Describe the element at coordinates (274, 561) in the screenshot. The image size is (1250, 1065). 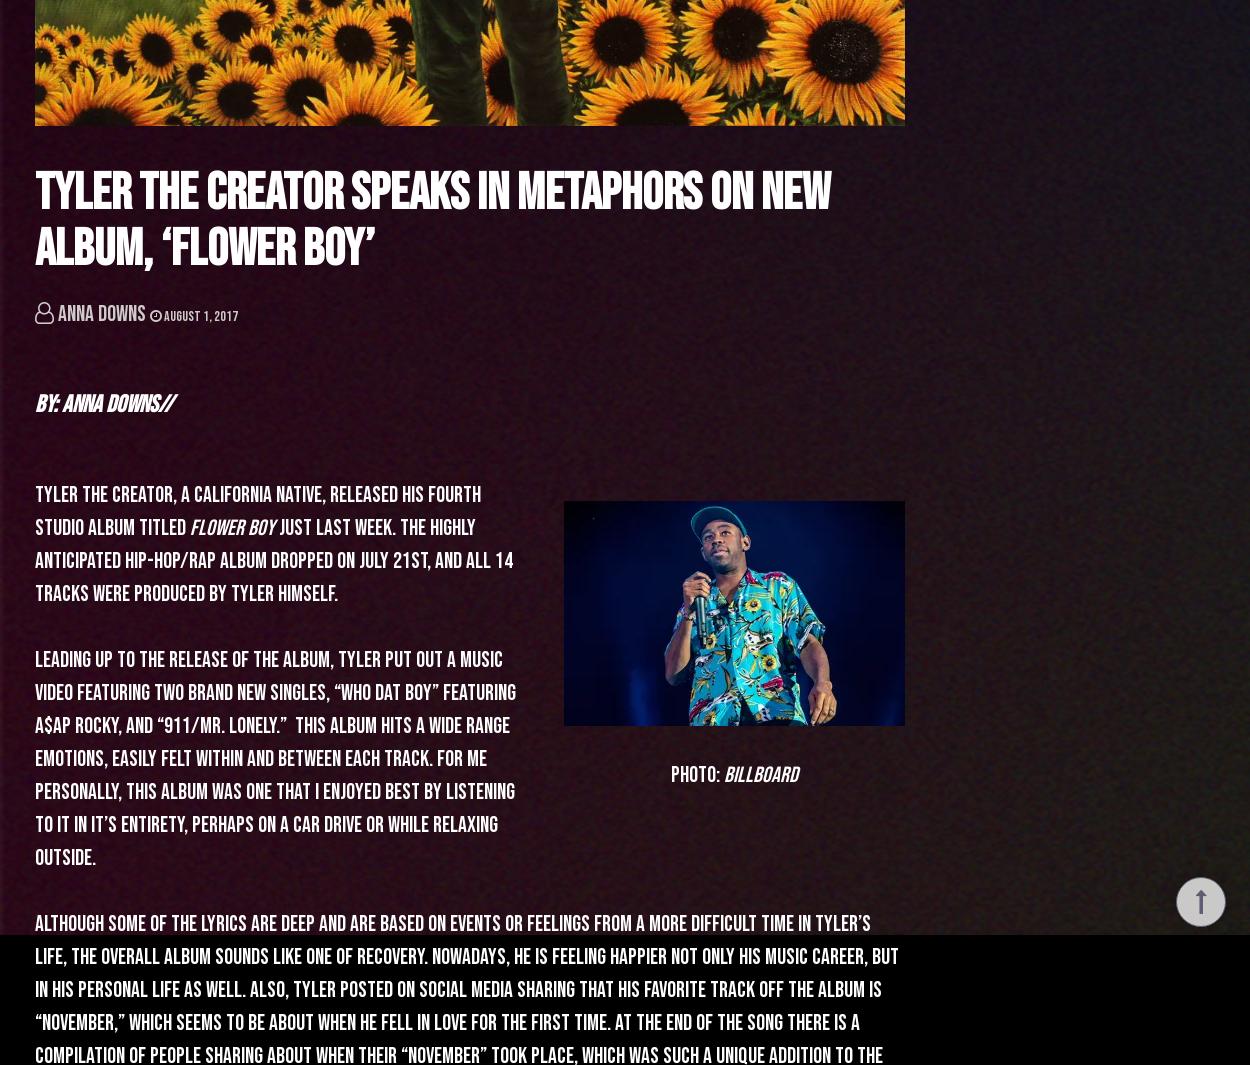
I see `'just last week. The highly anticipated hip-hop/rap album dropped on July 21st, and all 14 tracks were produced by Tyler himself.'` at that location.